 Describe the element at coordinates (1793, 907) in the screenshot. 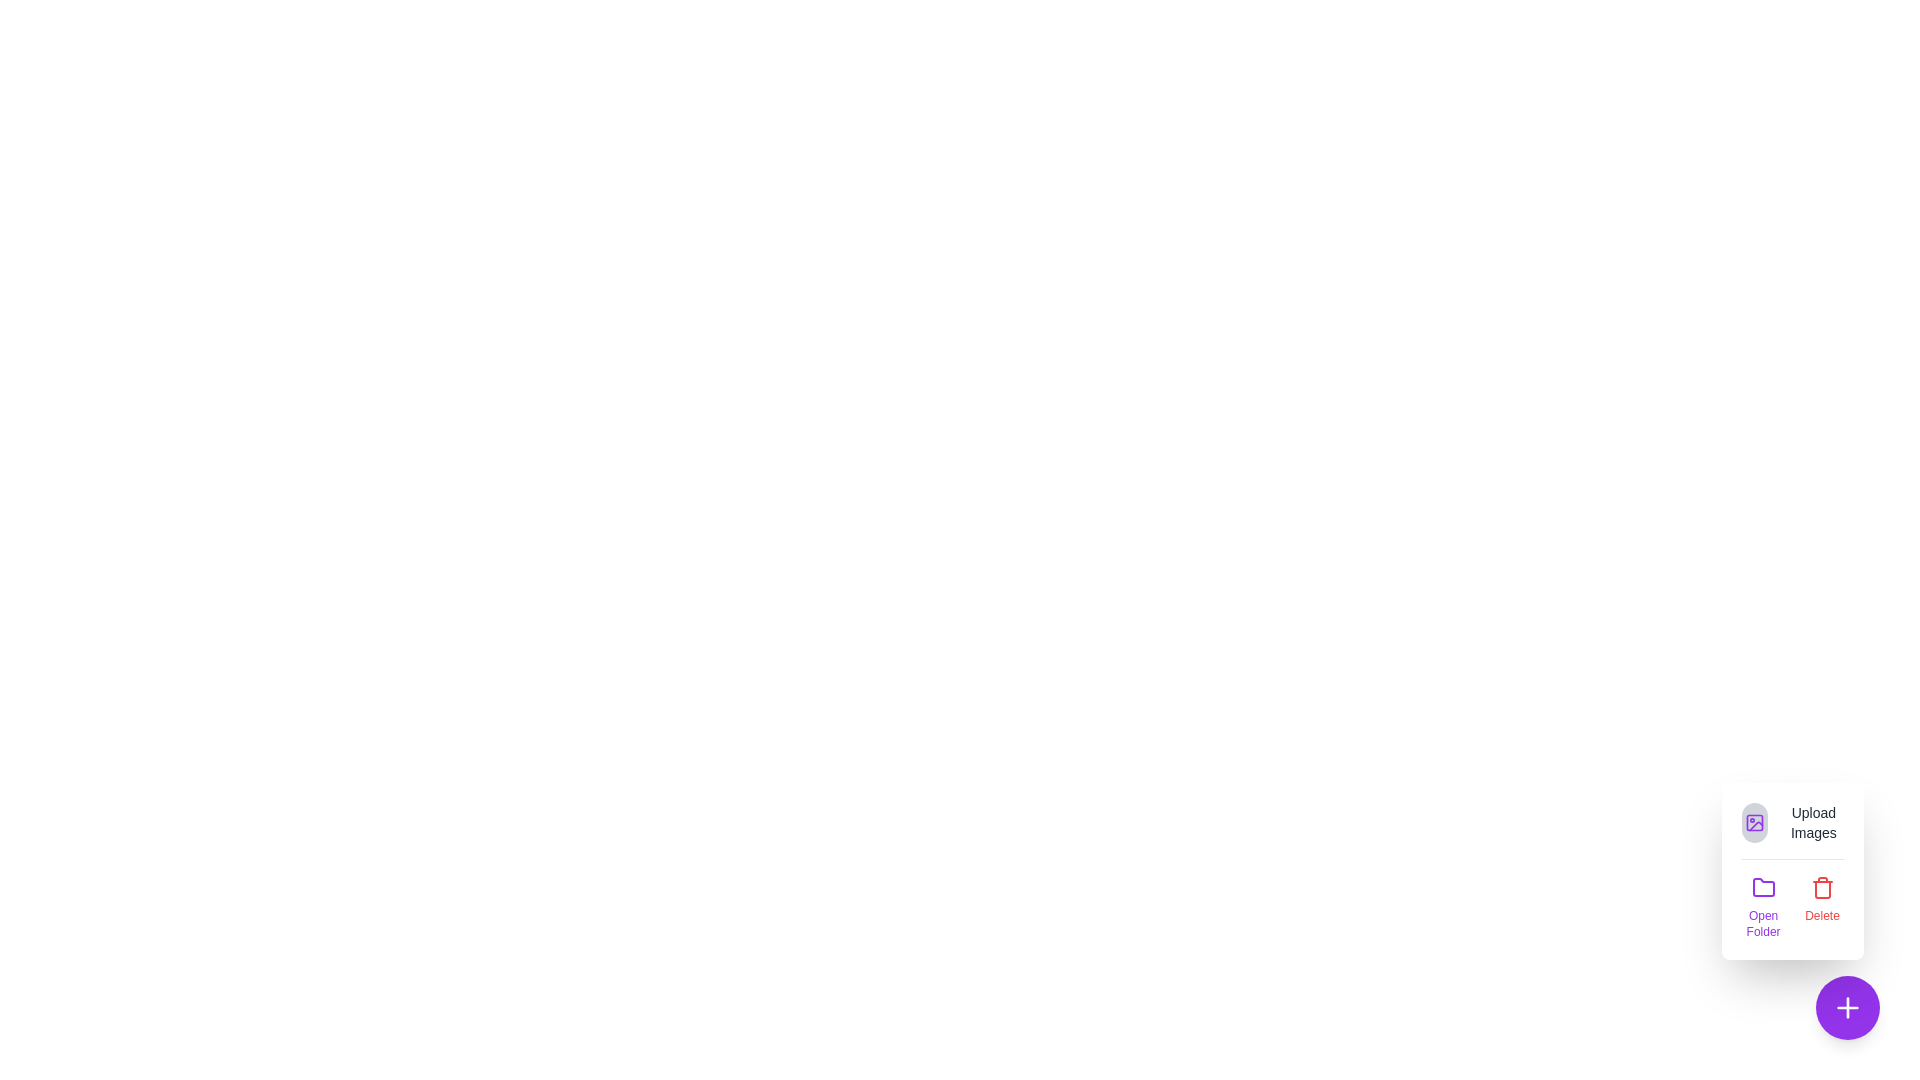

I see `the 'Open Folder' button located in the lower-right part of the interface within the grouped button grid` at that location.